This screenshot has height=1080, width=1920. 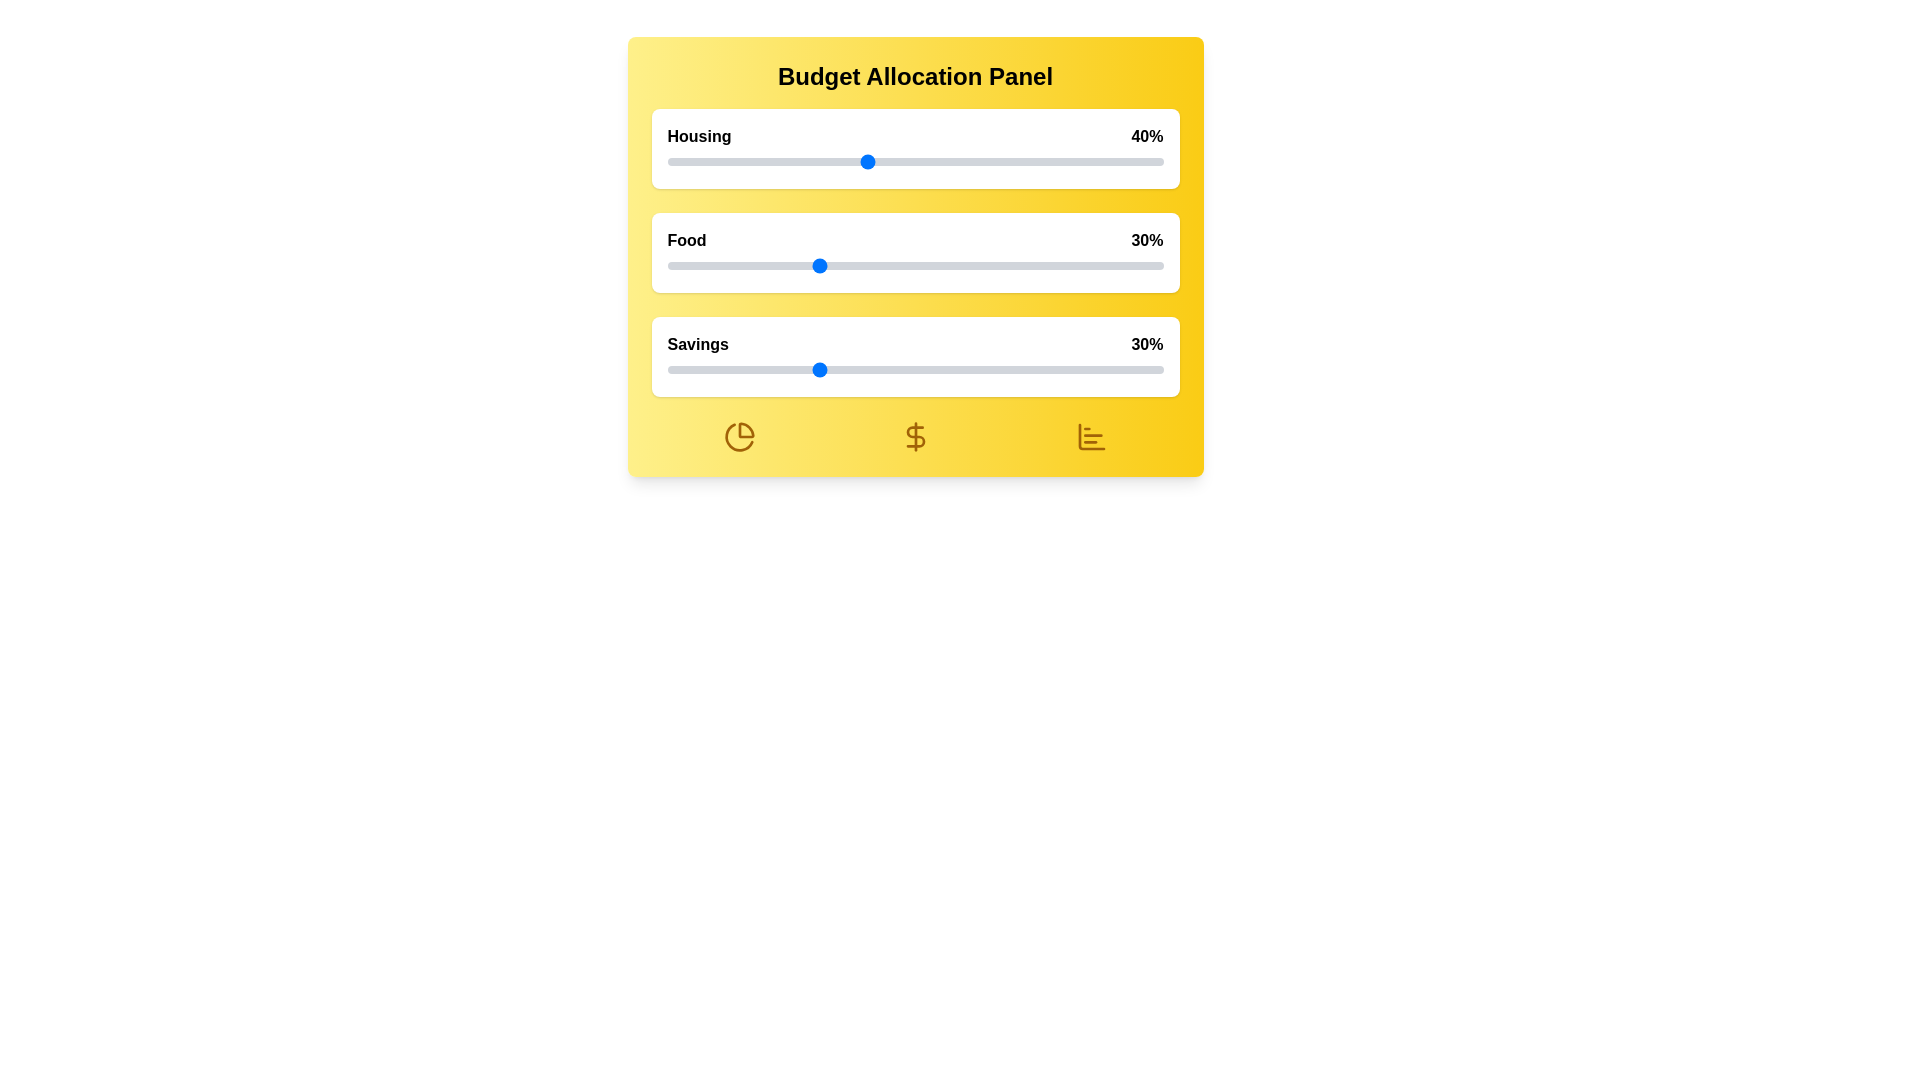 I want to click on the slider, so click(x=924, y=265).